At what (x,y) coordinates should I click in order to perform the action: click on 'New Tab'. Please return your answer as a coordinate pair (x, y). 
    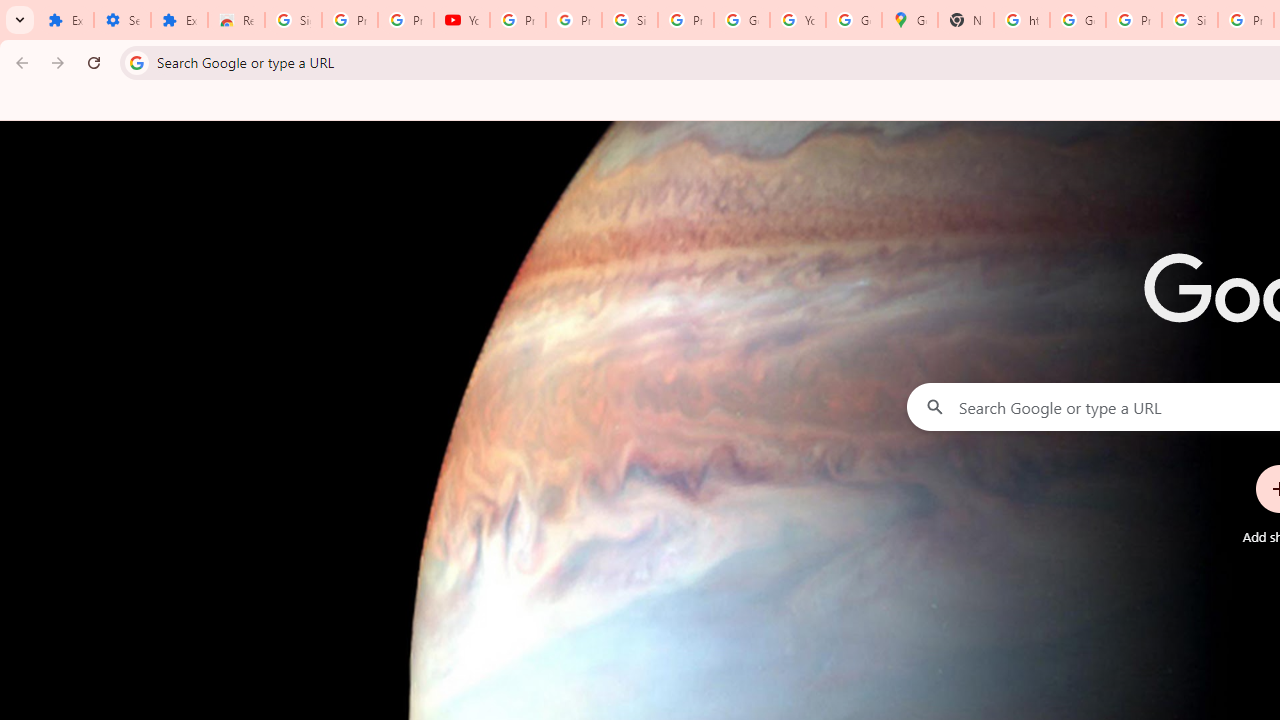
    Looking at the image, I should click on (966, 20).